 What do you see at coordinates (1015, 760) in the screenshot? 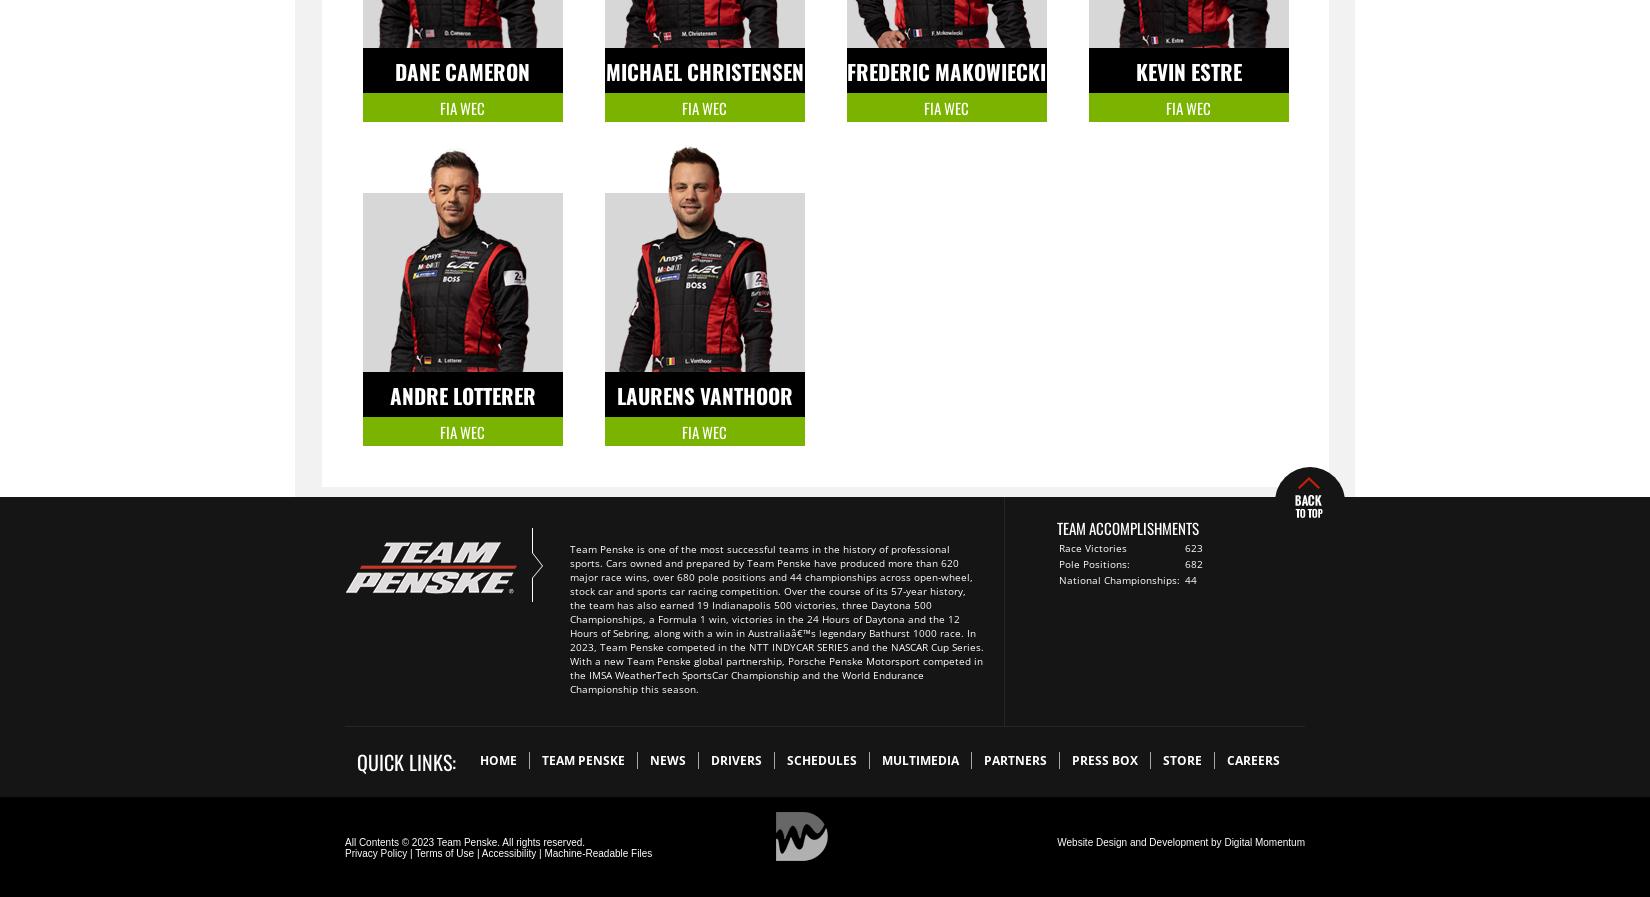
I see `'Partners'` at bounding box center [1015, 760].